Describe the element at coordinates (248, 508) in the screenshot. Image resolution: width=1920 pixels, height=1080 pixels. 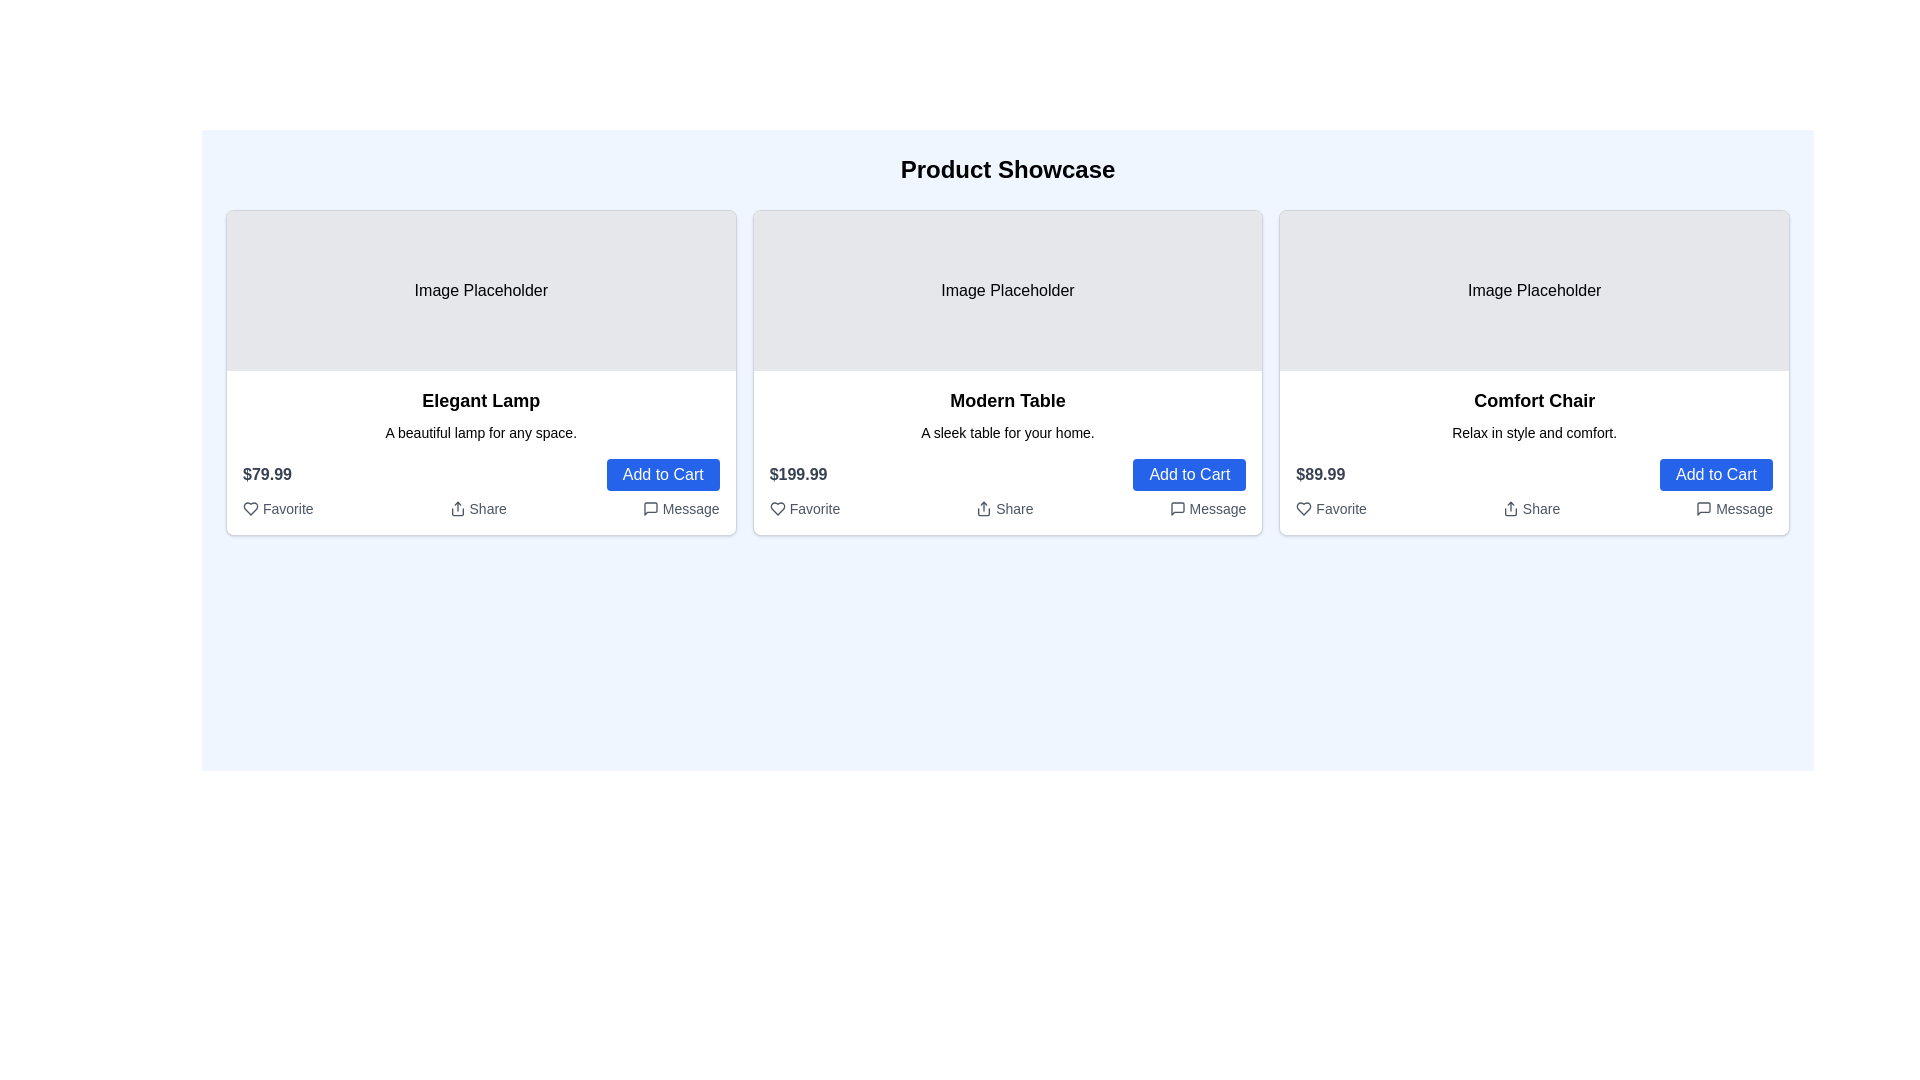
I see `the 'Favorite' button located at the bottom section of the leftmost product card to mark the associated product as a favorite` at that location.